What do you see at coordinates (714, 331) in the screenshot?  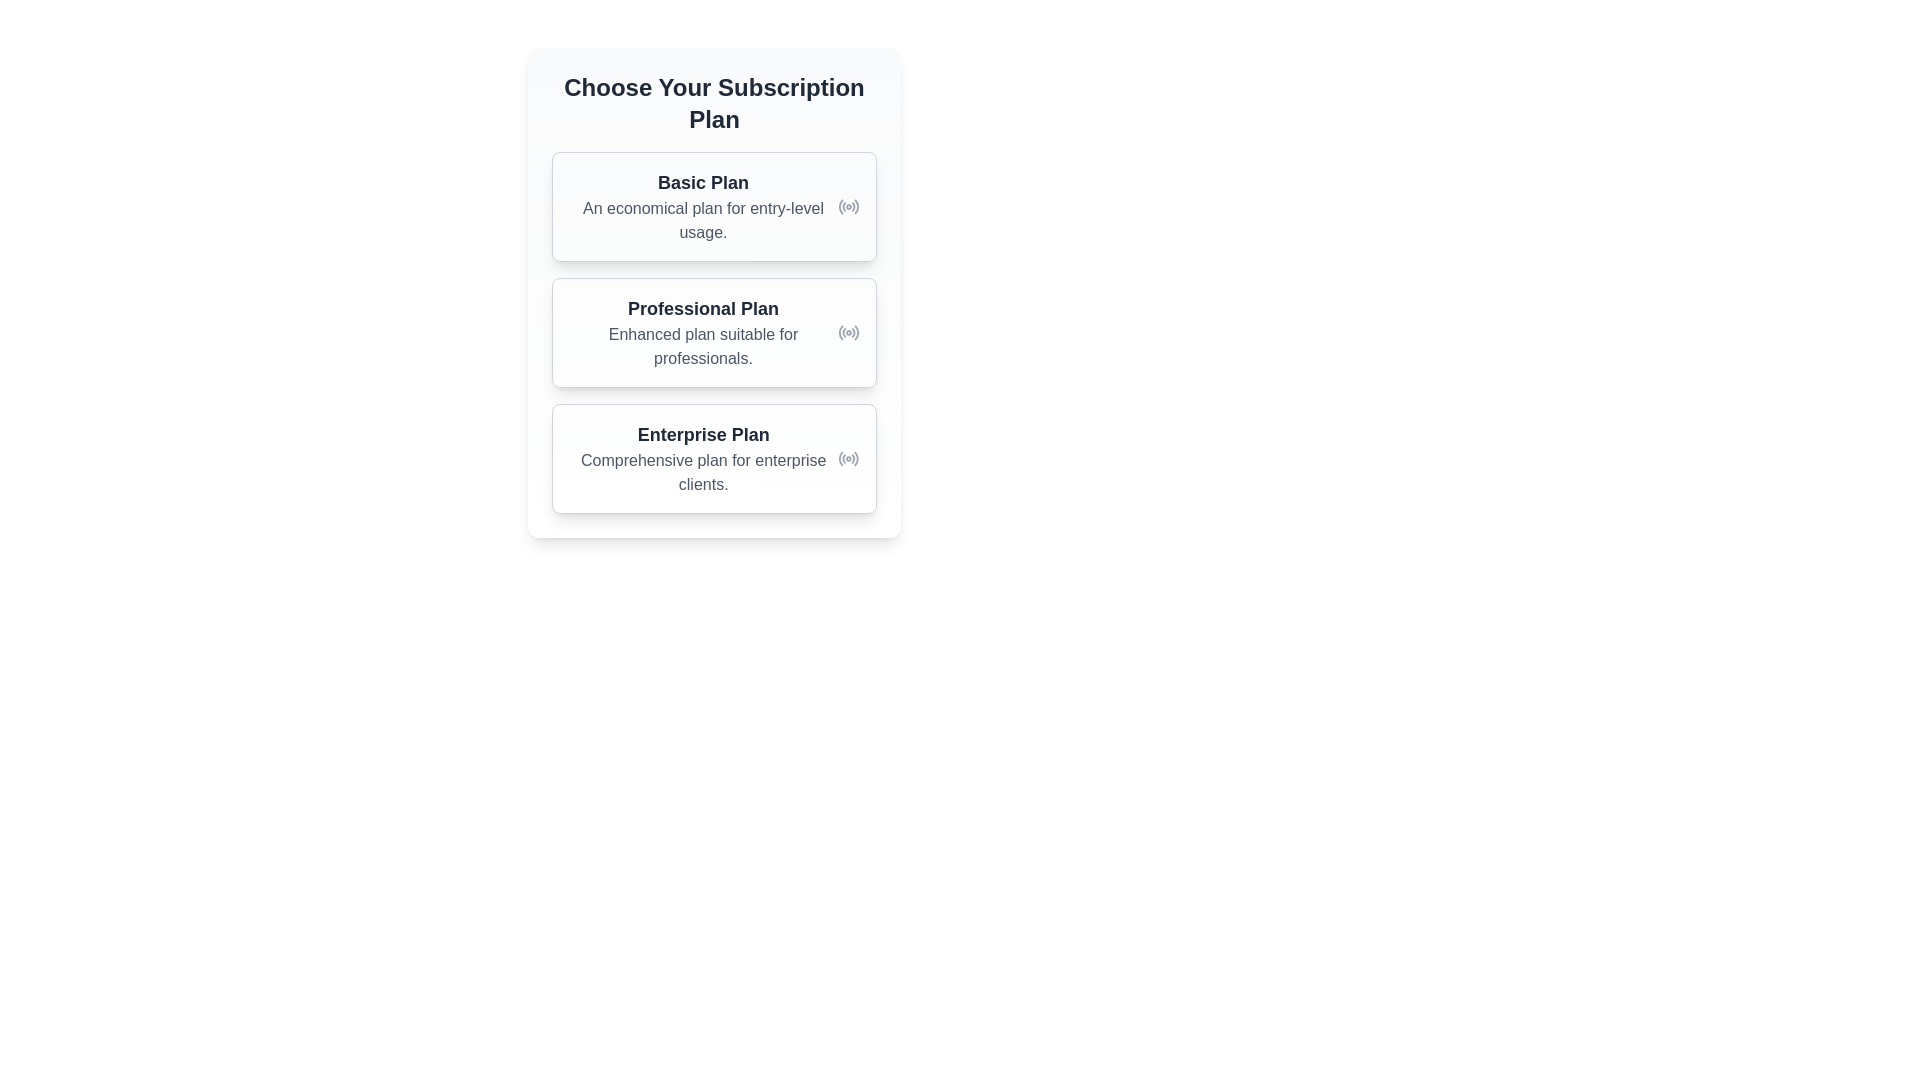 I see `the 'Professional Plan' selectable card, which features a white background, rounded corners, and contains the text 'Professional Plan' in bold, along with a radio button icon on the far-right side` at bounding box center [714, 331].